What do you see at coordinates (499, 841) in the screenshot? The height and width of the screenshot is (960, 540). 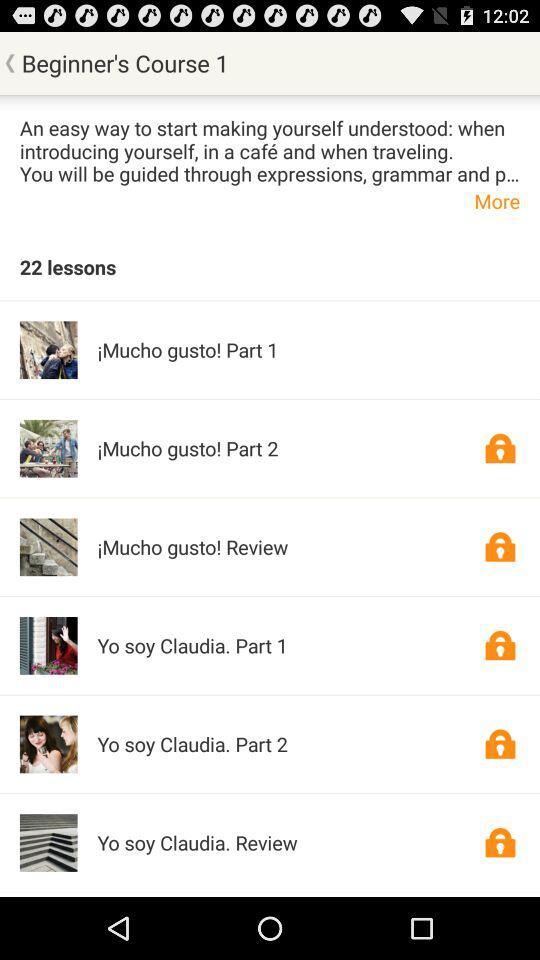 I see `lesson locked` at bounding box center [499, 841].